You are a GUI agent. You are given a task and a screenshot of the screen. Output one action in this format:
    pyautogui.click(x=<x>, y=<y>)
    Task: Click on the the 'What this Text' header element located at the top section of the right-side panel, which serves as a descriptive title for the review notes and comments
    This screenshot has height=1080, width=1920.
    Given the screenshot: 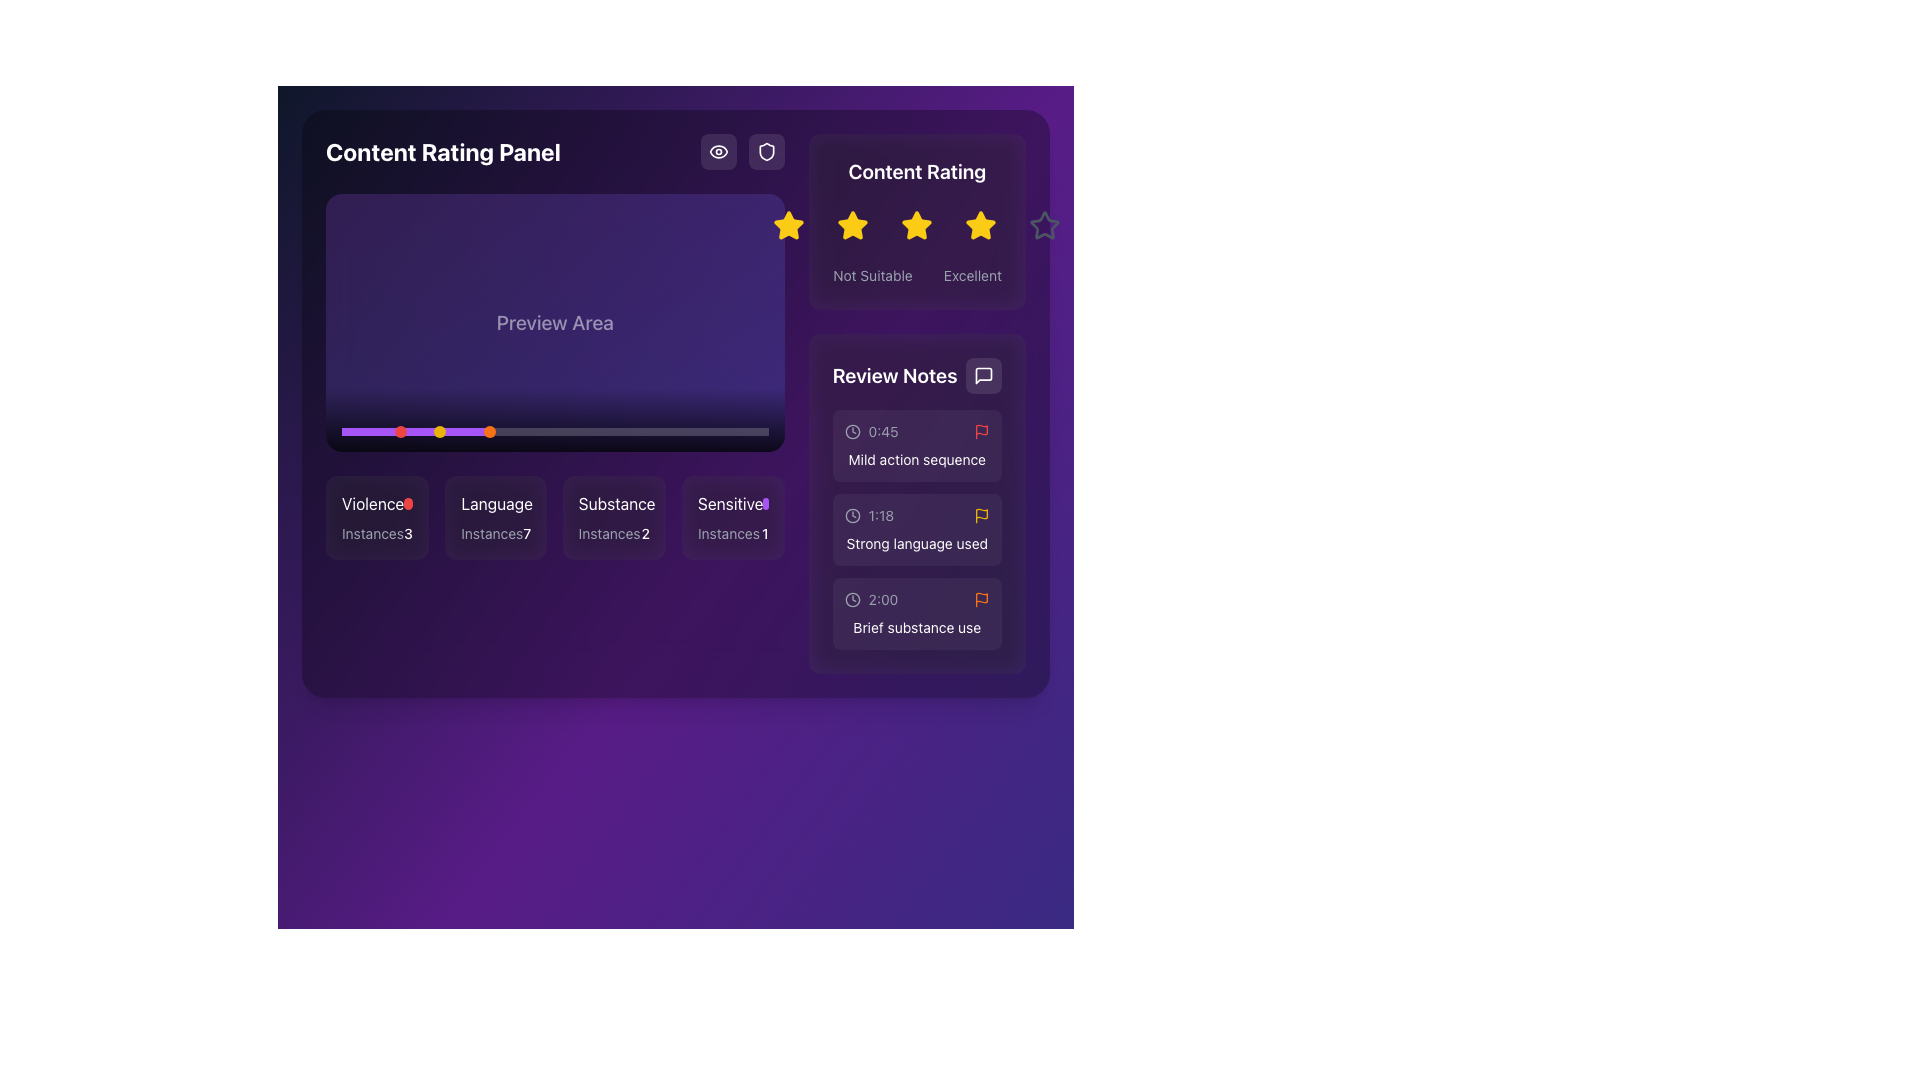 What is the action you would take?
    pyautogui.click(x=916, y=375)
    